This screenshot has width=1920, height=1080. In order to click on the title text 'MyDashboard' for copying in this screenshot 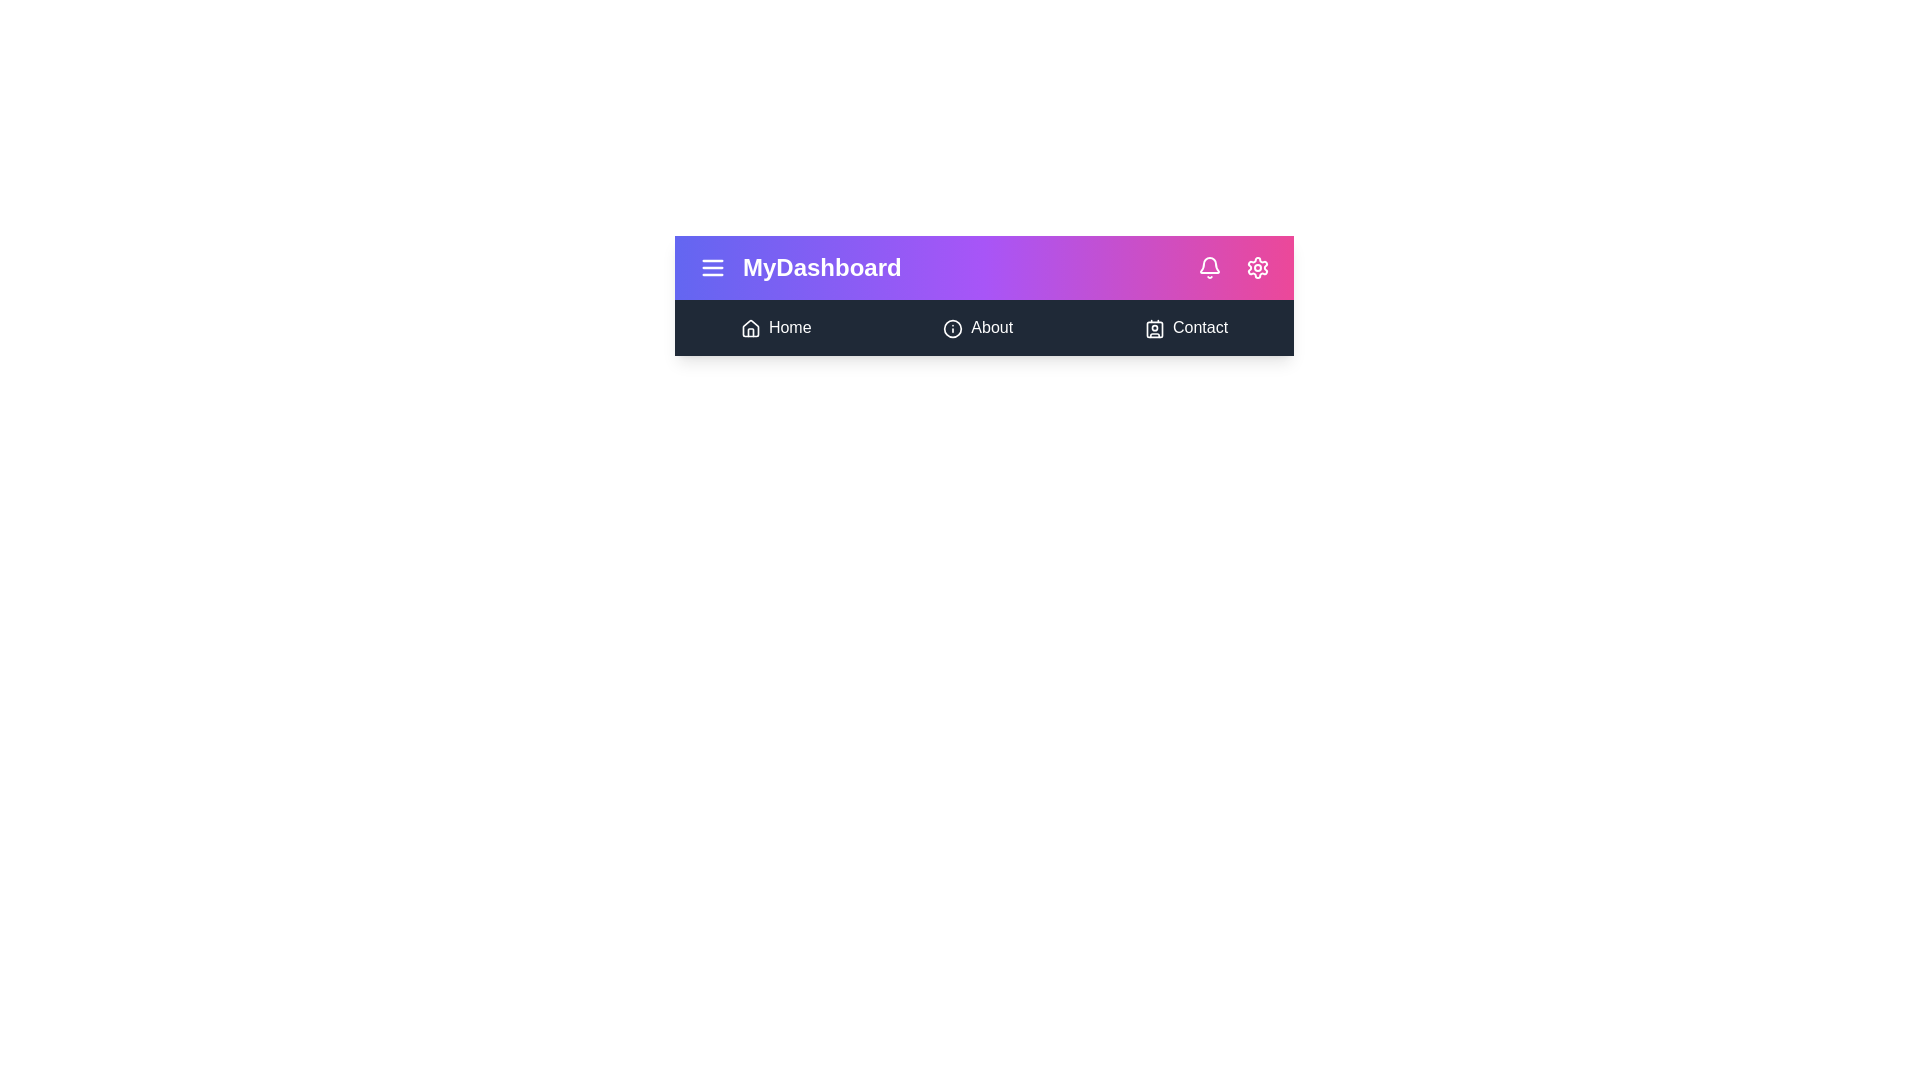, I will do `click(821, 266)`.